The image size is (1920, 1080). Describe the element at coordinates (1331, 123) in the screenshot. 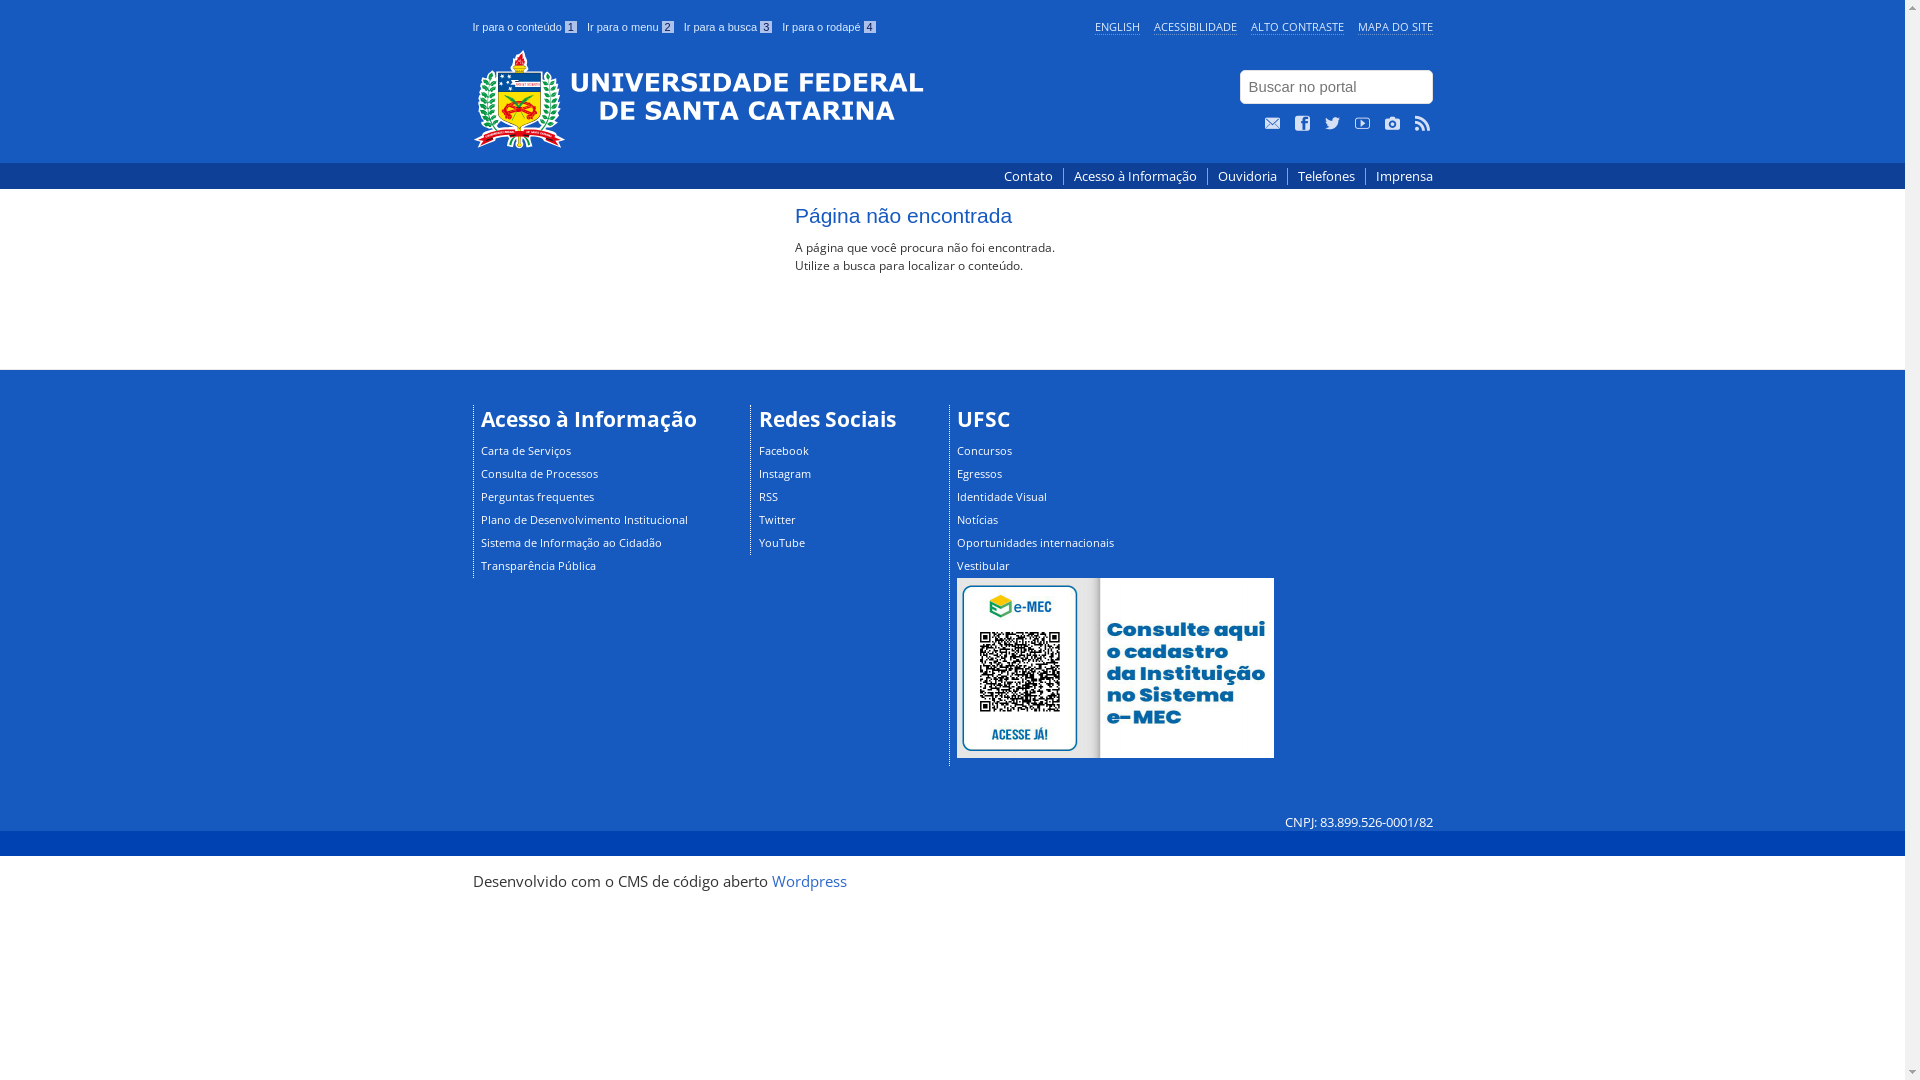

I see `'Siga no Twitter'` at that location.